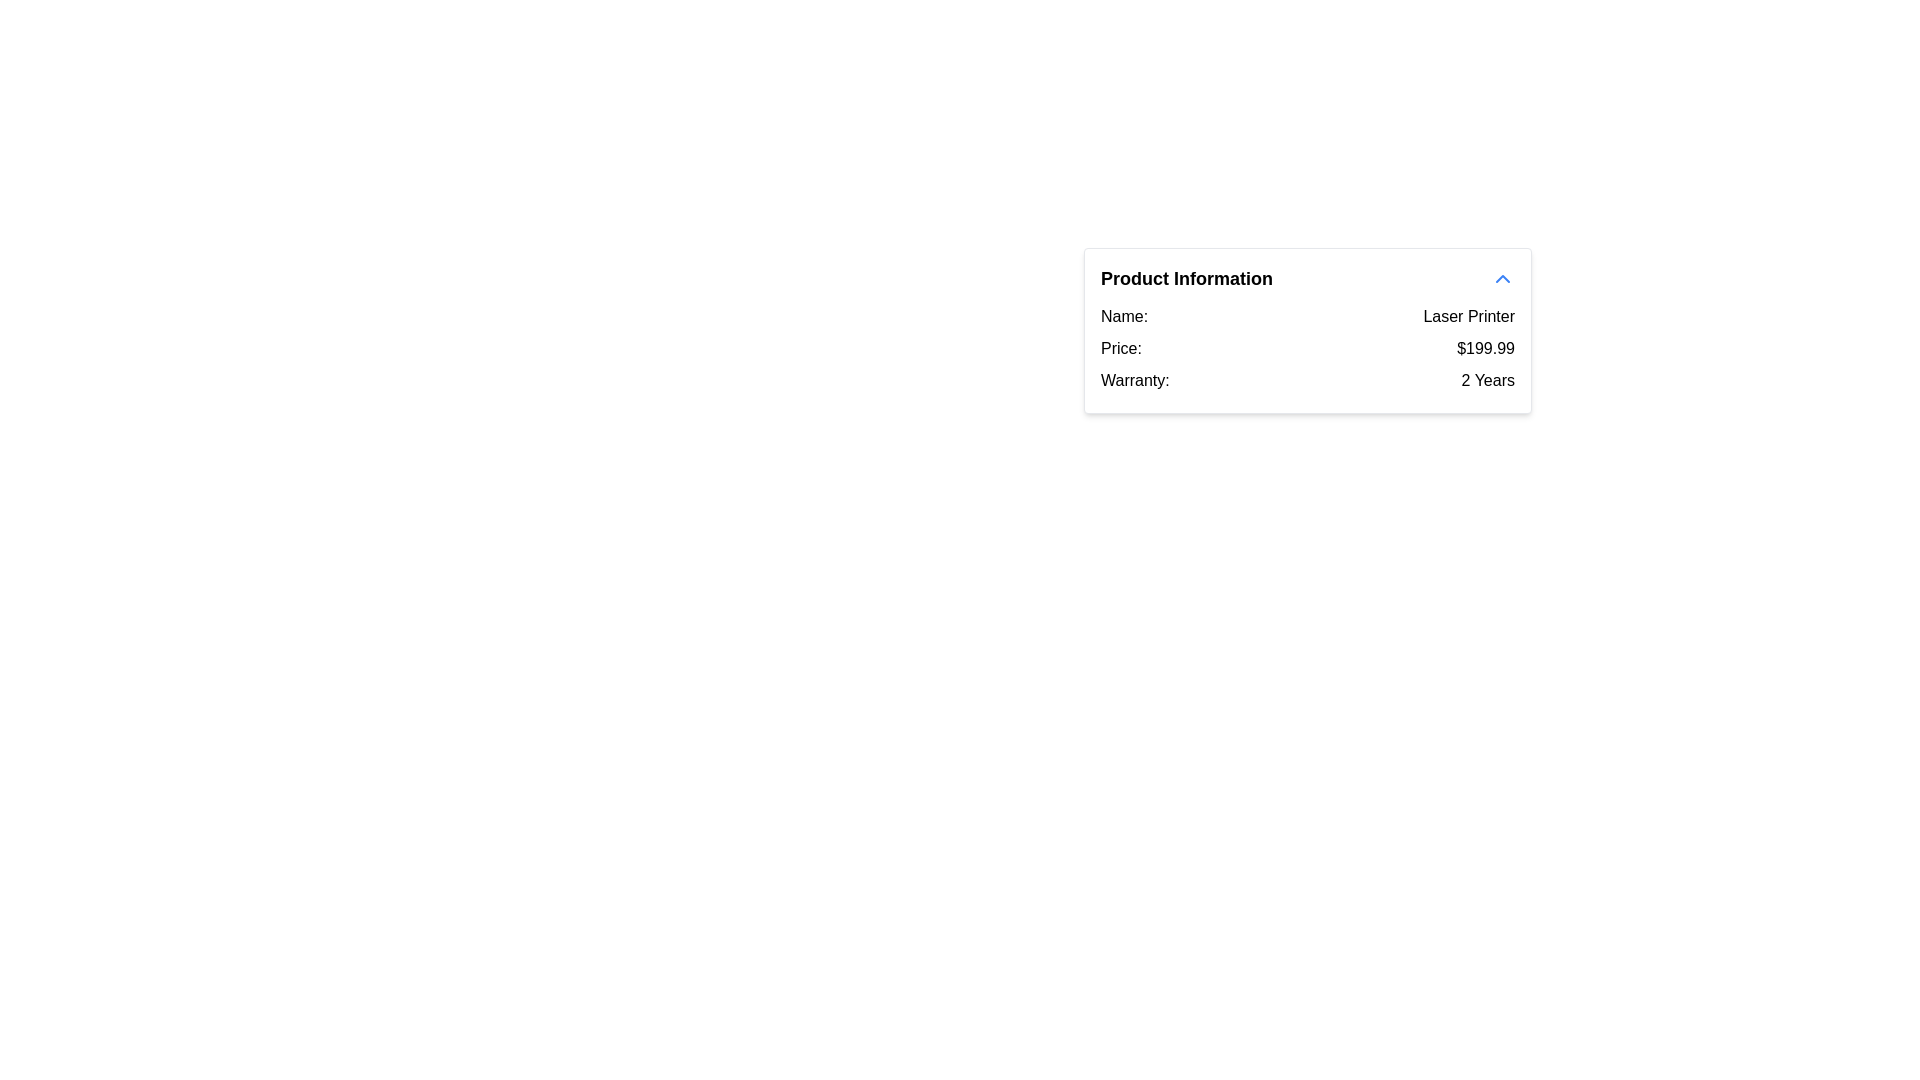 Image resolution: width=1920 pixels, height=1080 pixels. Describe the element at coordinates (1502, 278) in the screenshot. I see `the blue chevron-up icon located in the top-right corner of the product information section` at that location.